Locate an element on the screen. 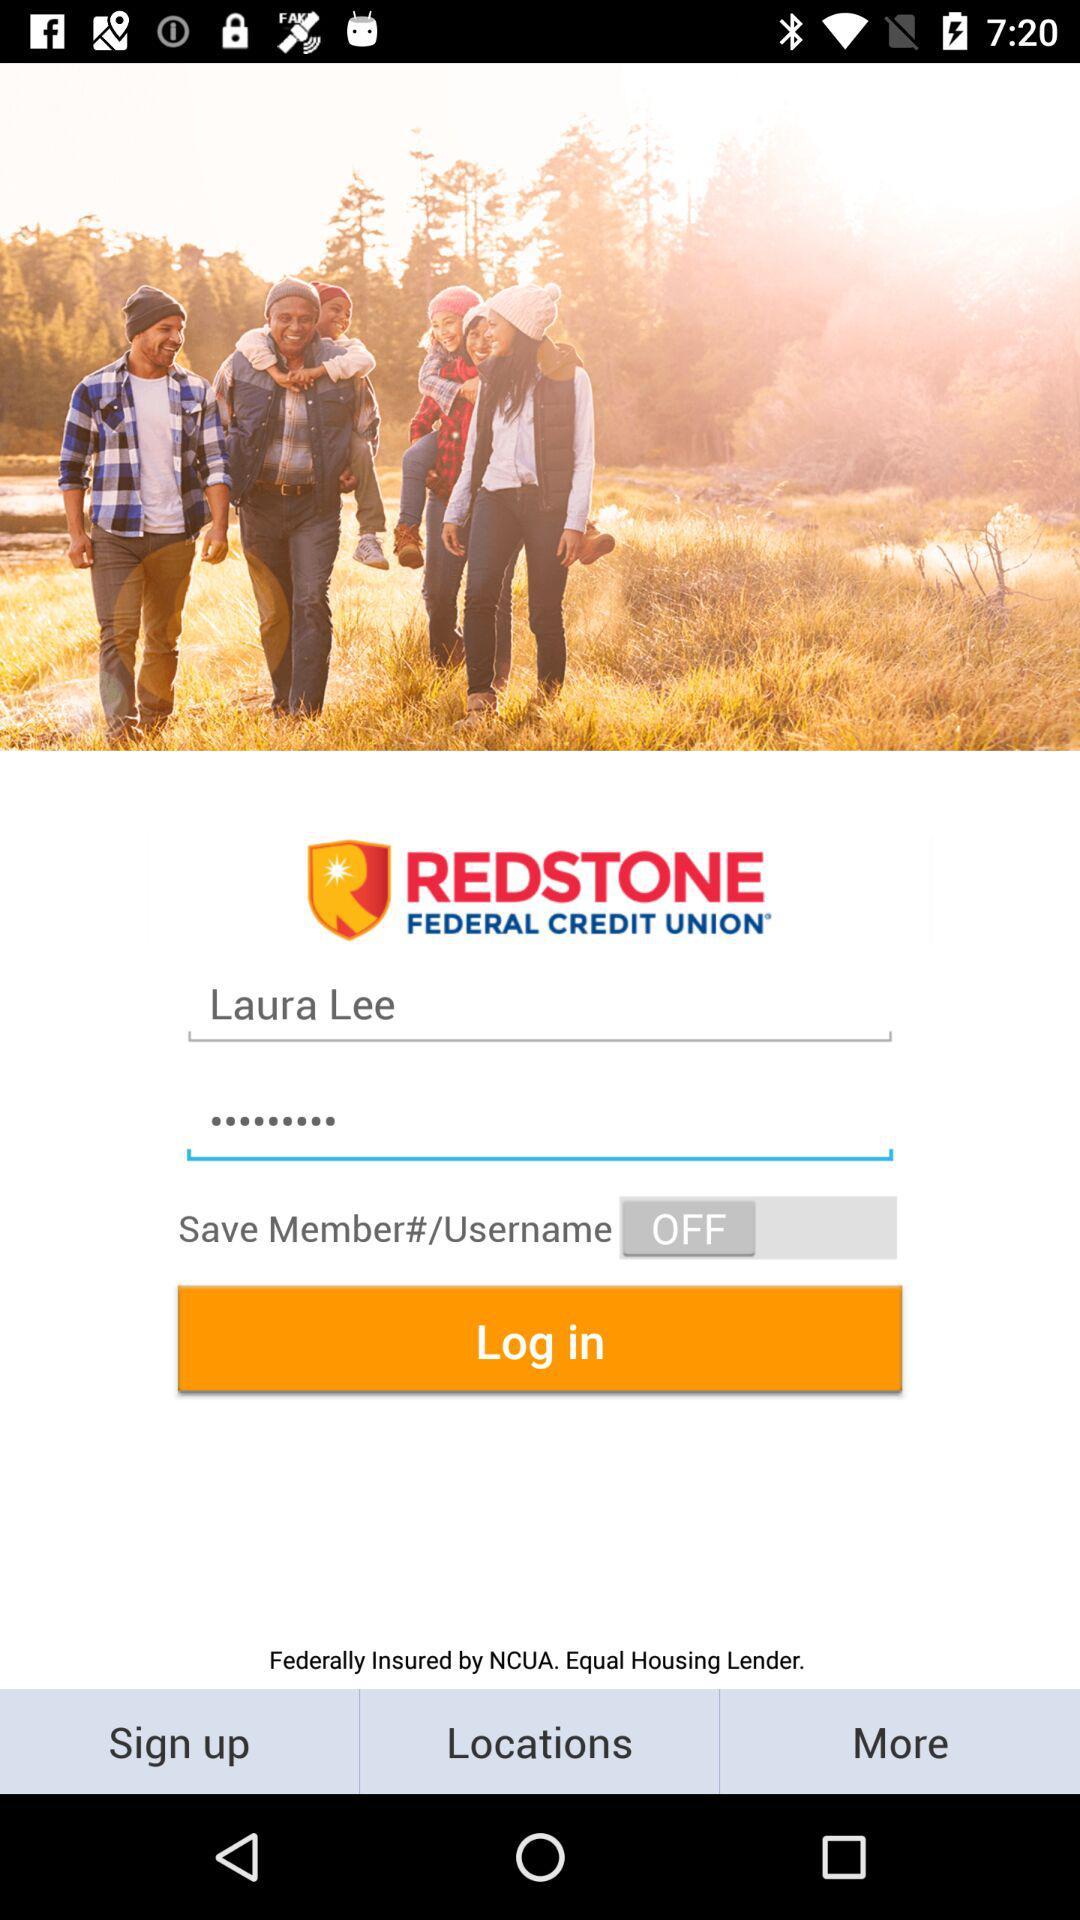 This screenshot has height=1920, width=1080. item below laura lee icon is located at coordinates (540, 1121).